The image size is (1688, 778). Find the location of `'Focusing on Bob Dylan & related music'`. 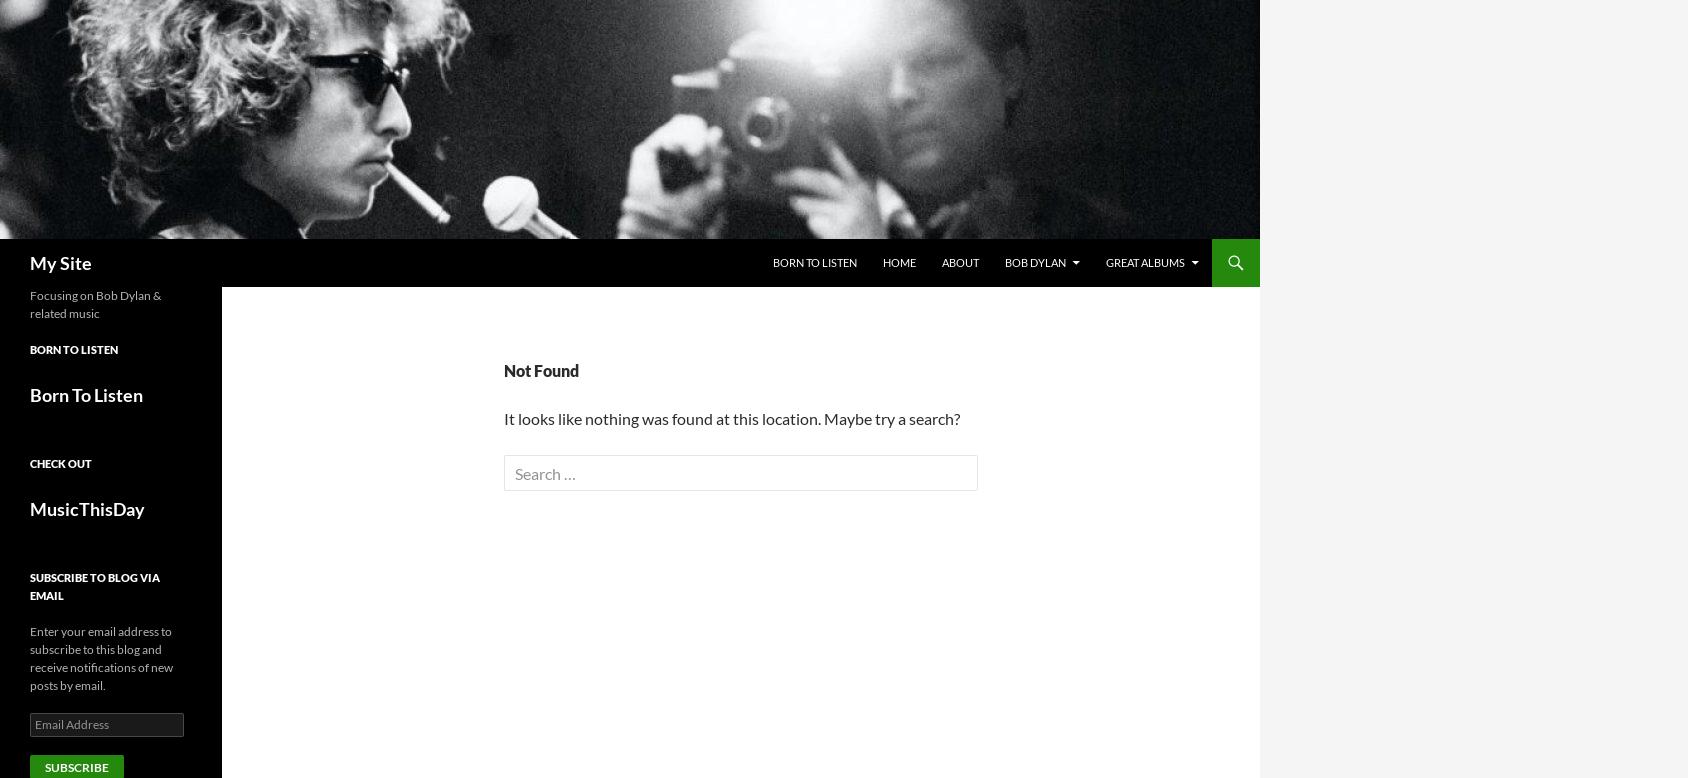

'Focusing on Bob Dylan & related music' is located at coordinates (29, 304).